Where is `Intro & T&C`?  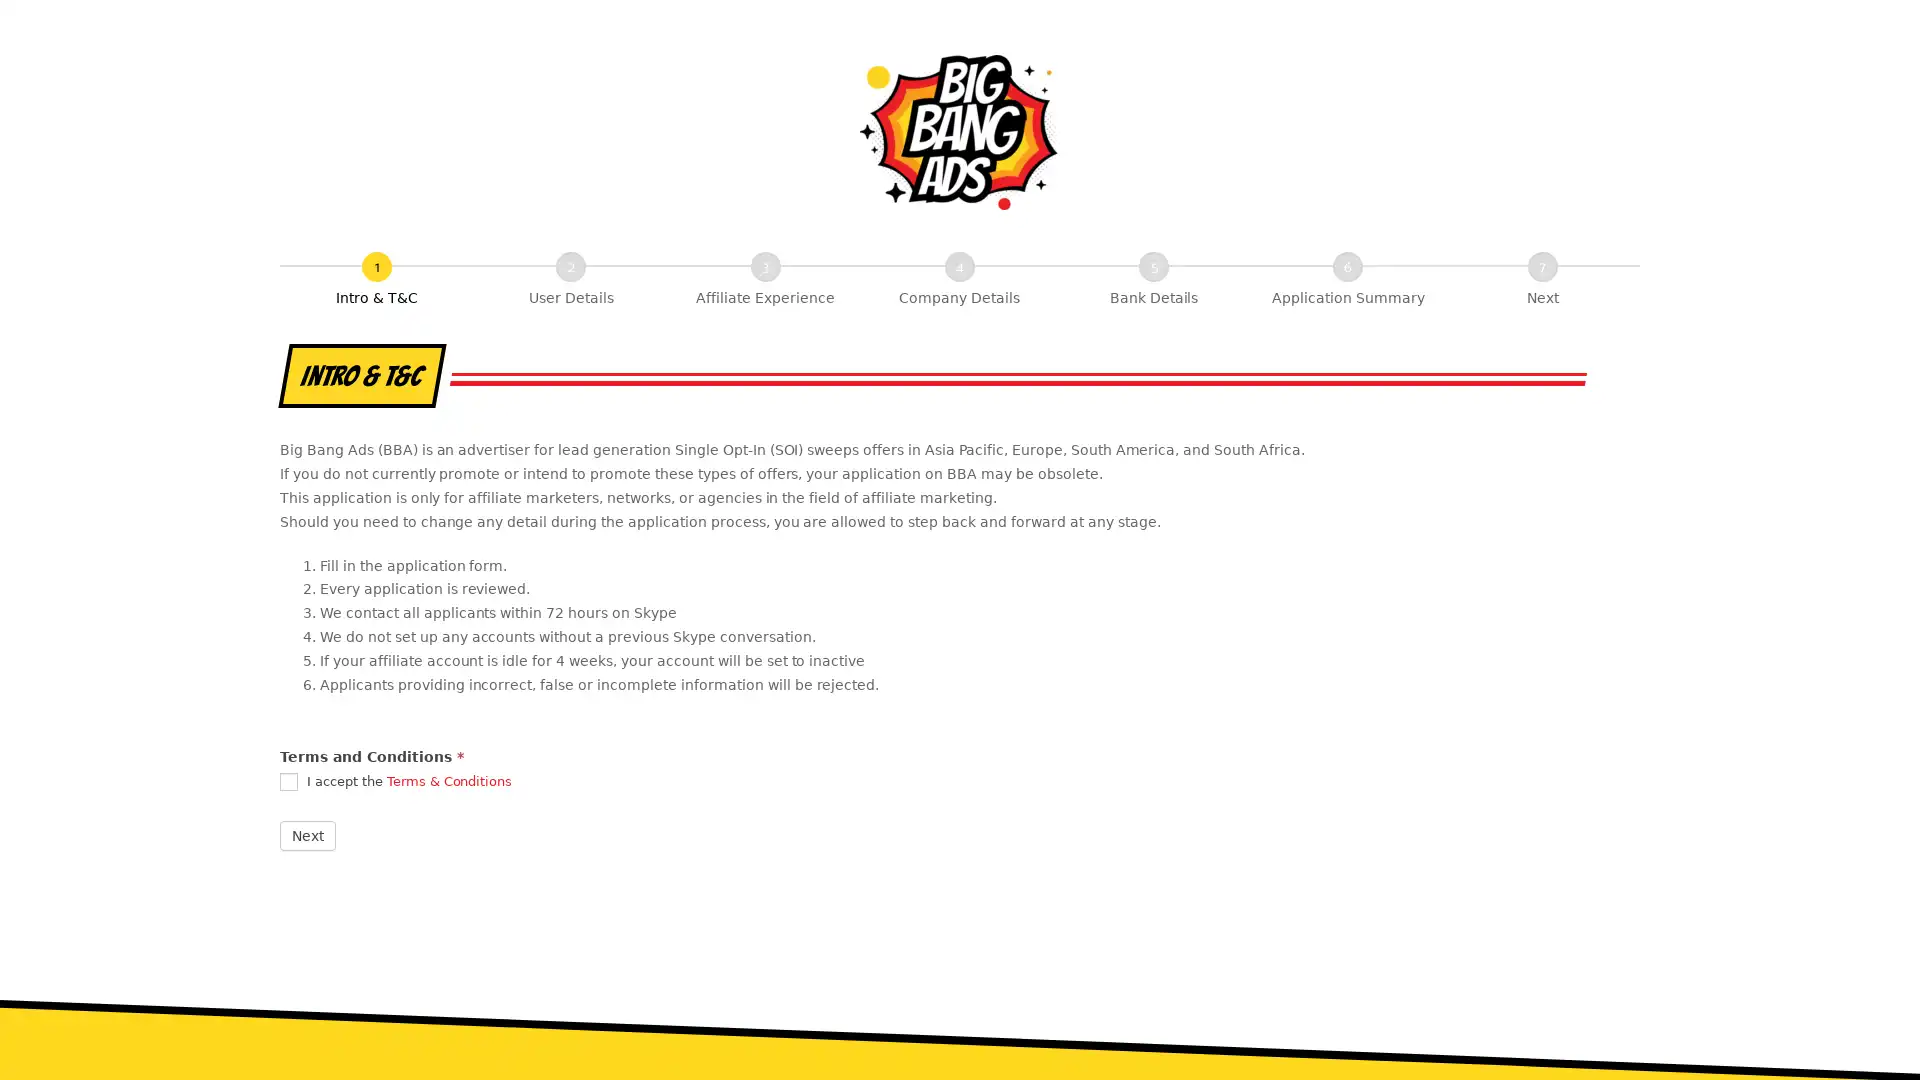
Intro & T&C is located at coordinates (377, 265).